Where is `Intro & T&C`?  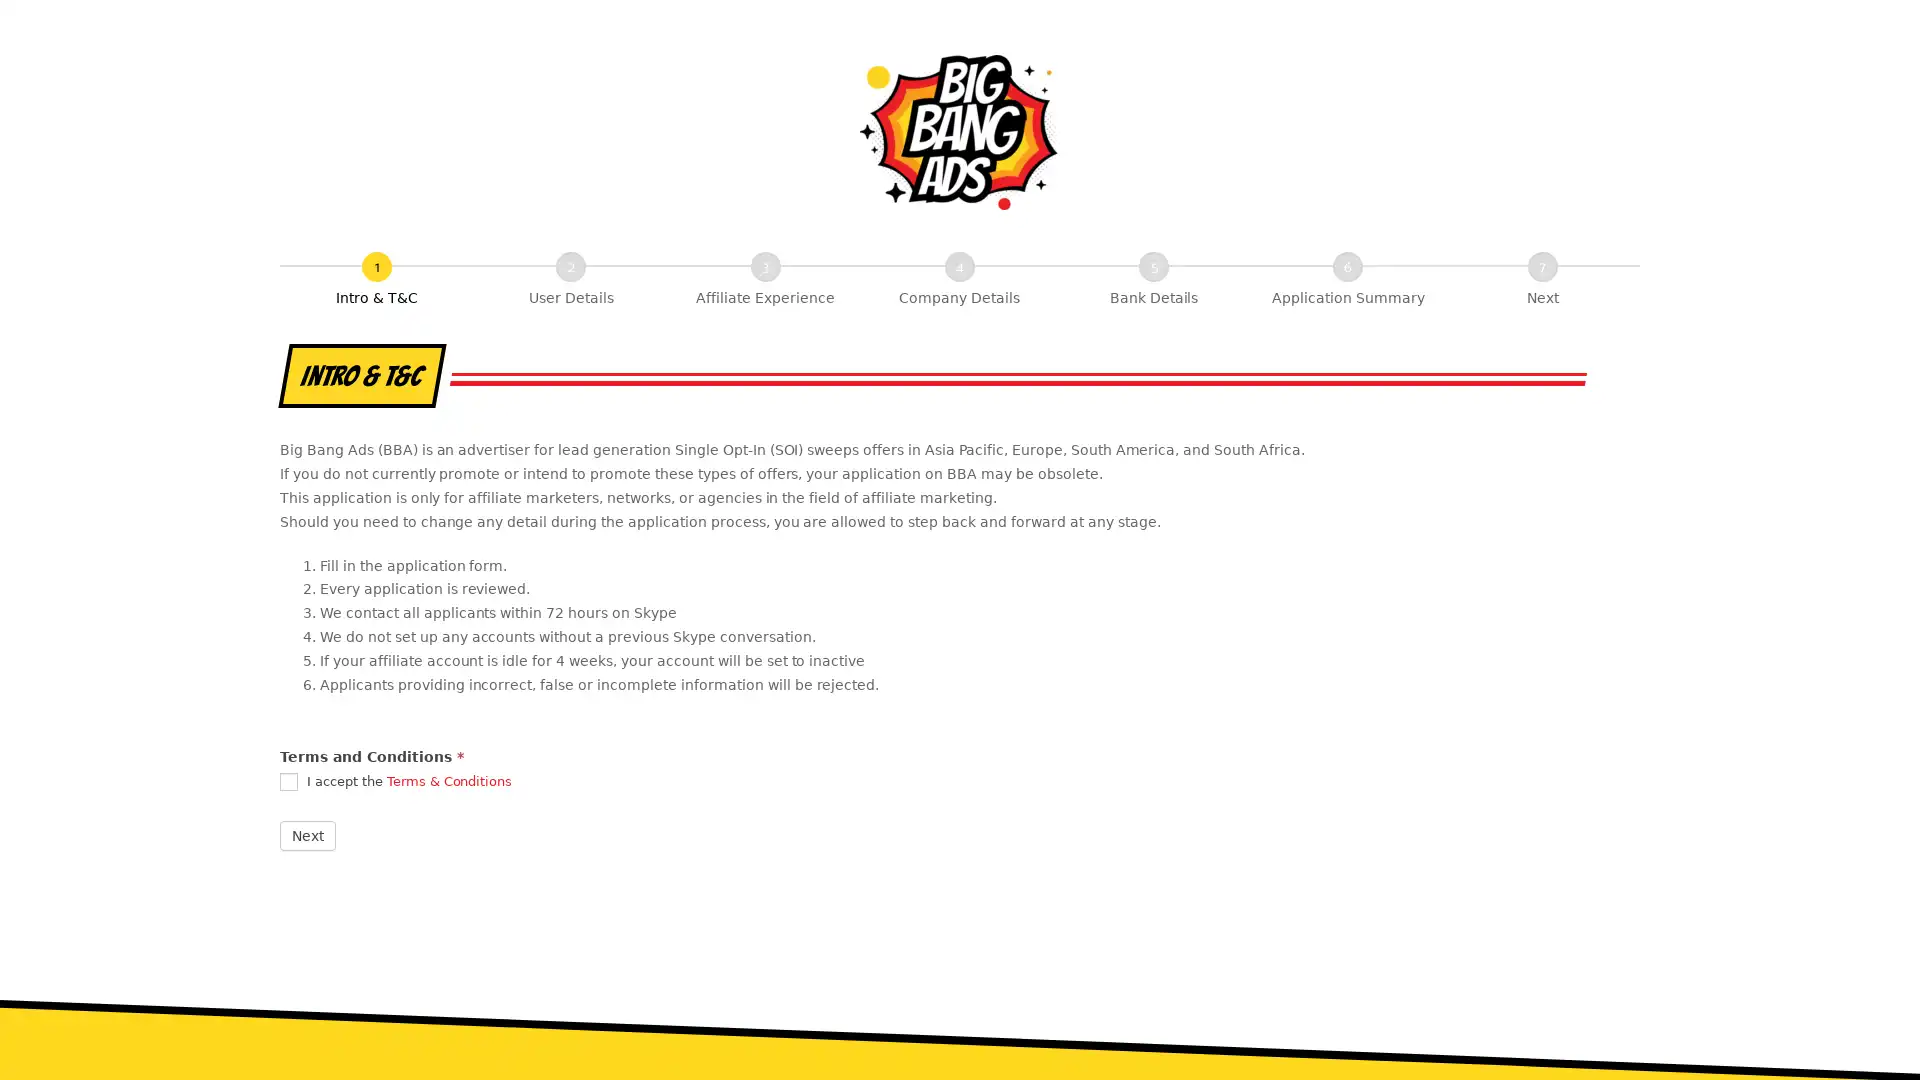
Intro & T&C is located at coordinates (377, 265).